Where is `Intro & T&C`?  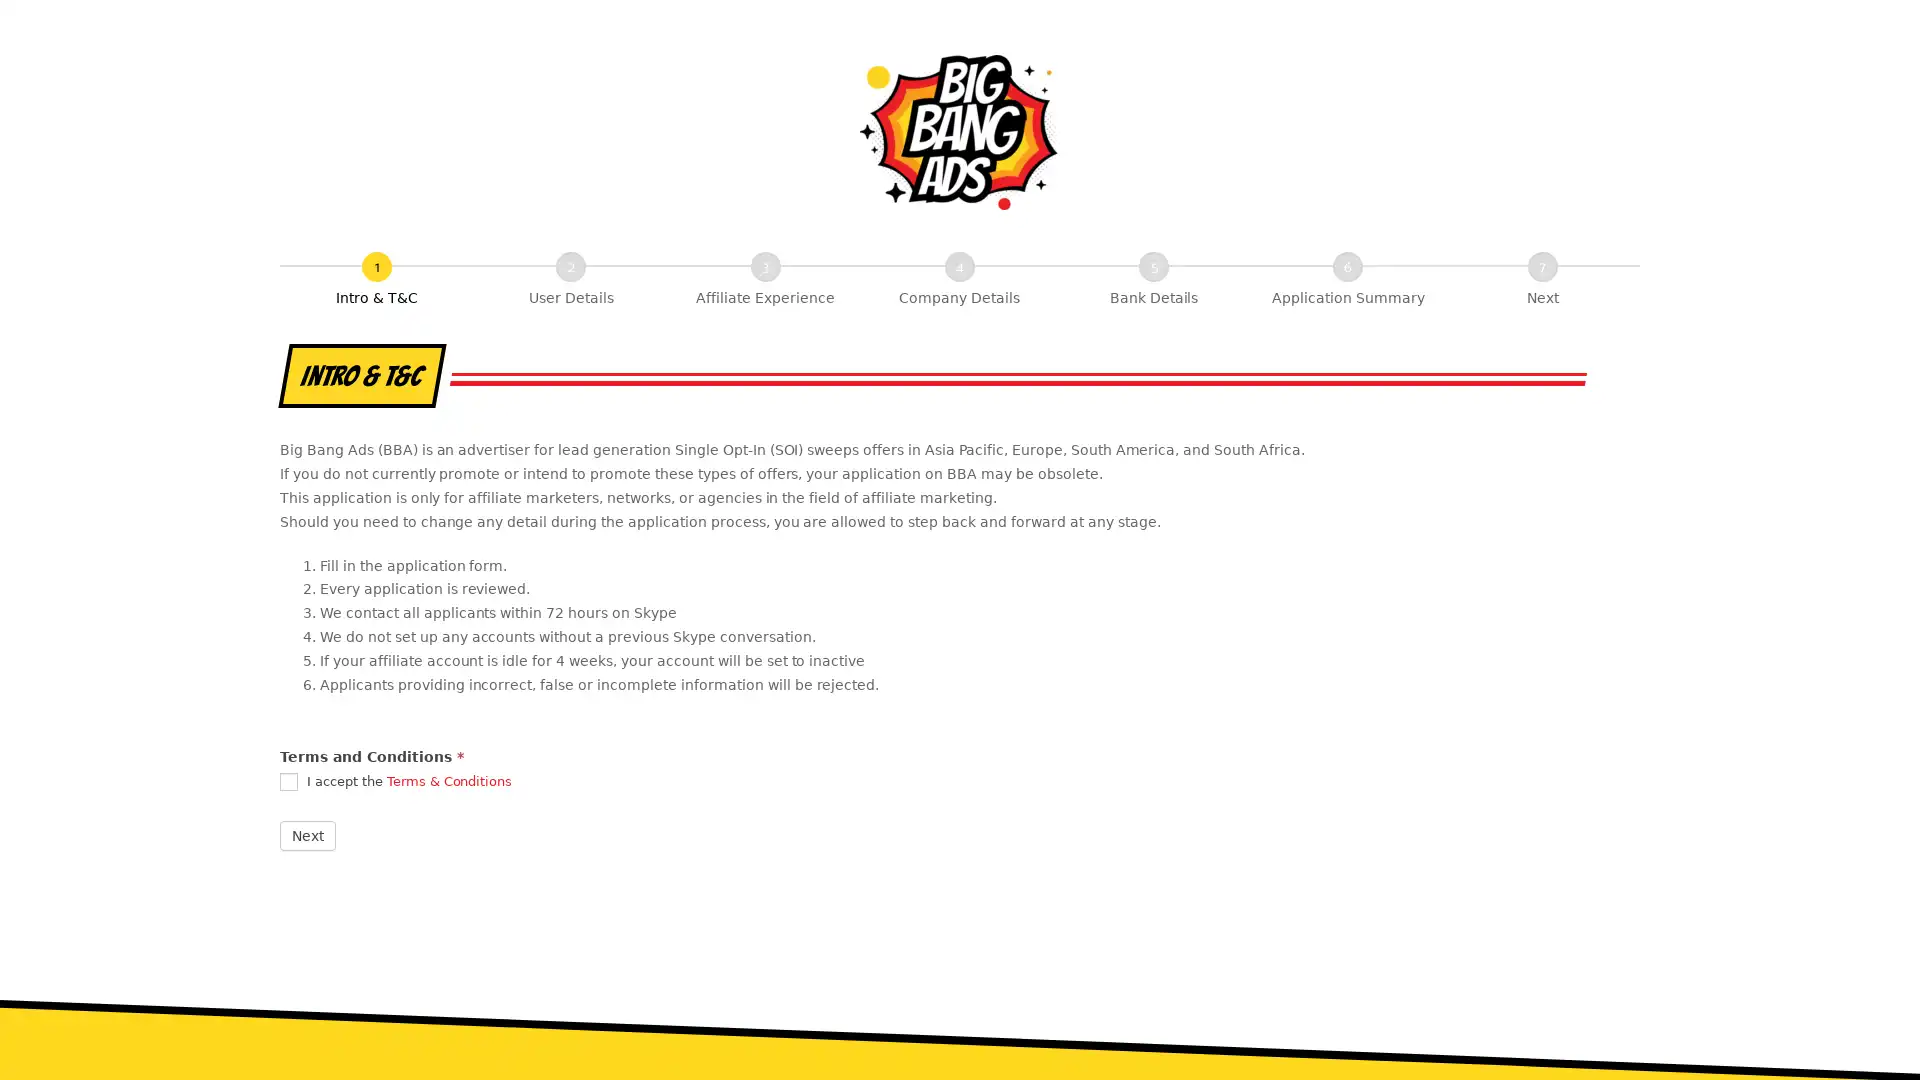
Intro & T&C is located at coordinates (377, 265).